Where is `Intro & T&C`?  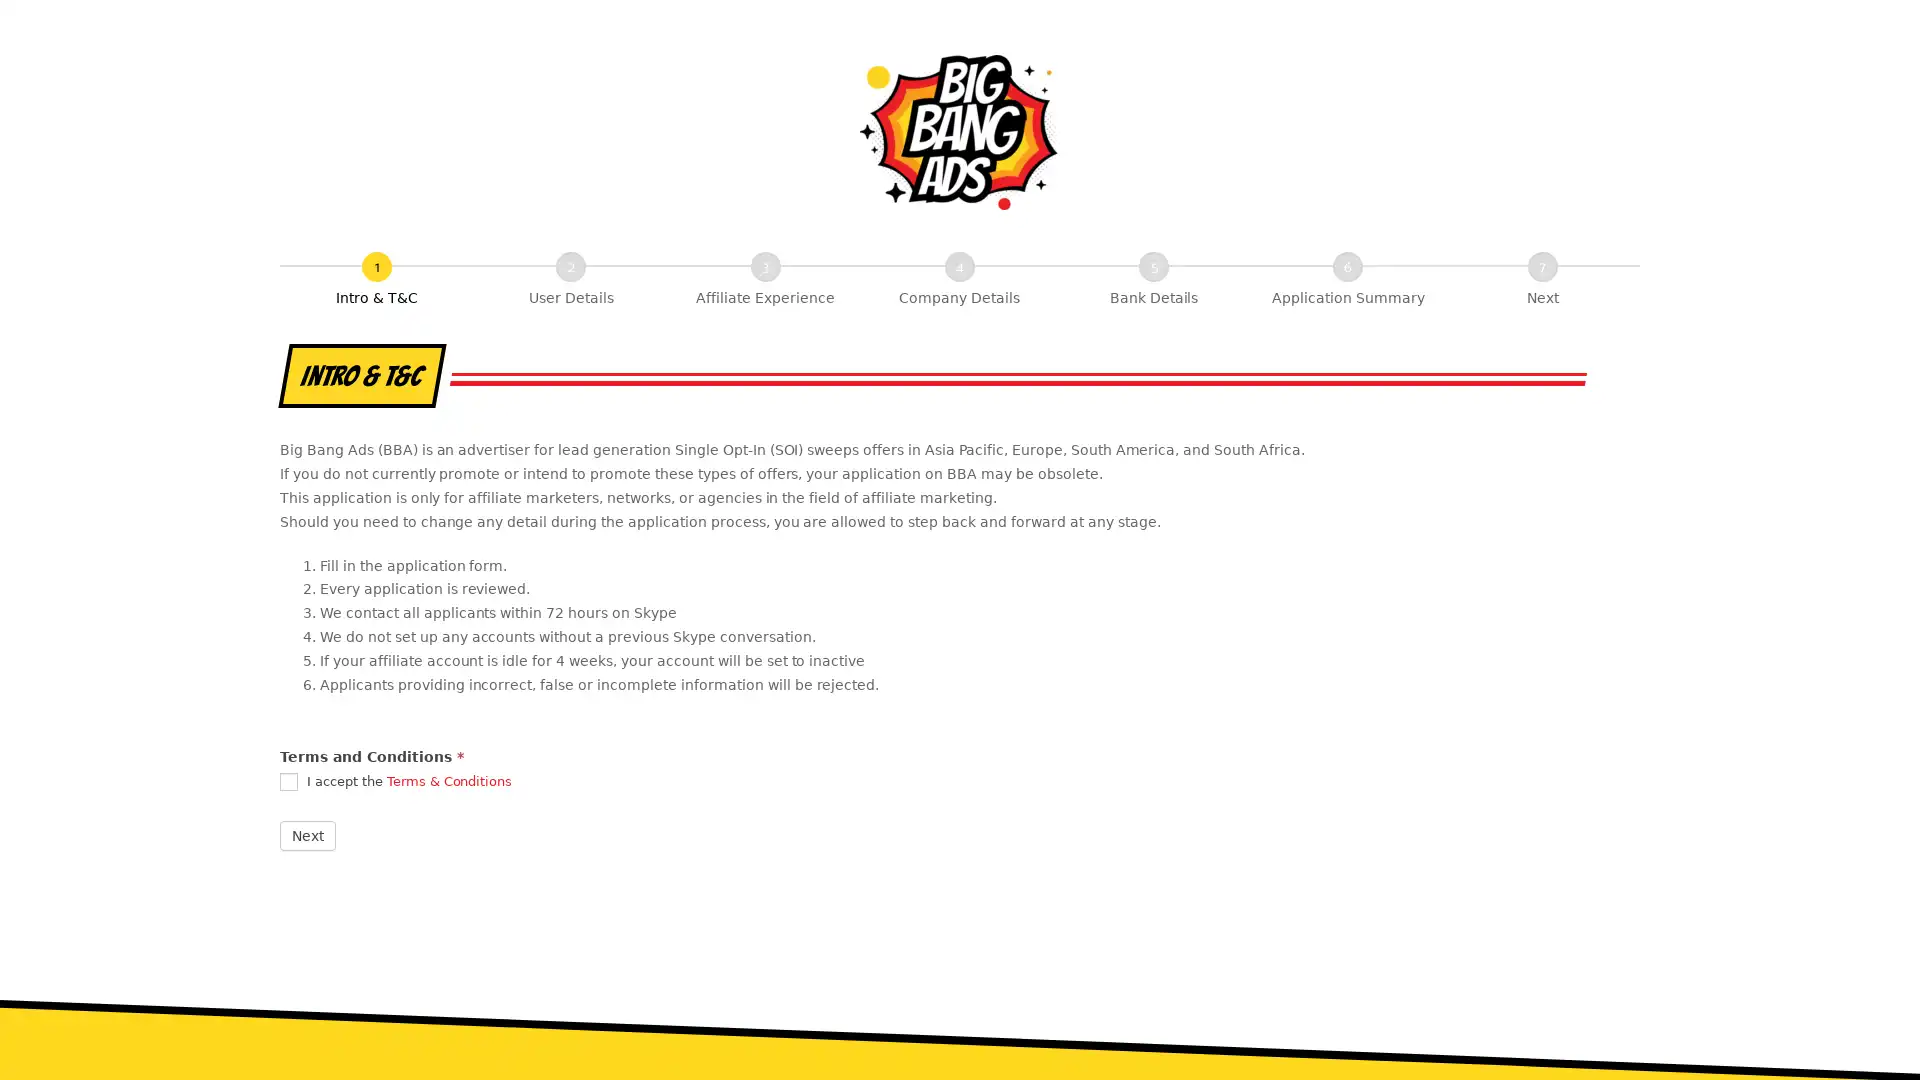
Intro & T&C is located at coordinates (377, 265).